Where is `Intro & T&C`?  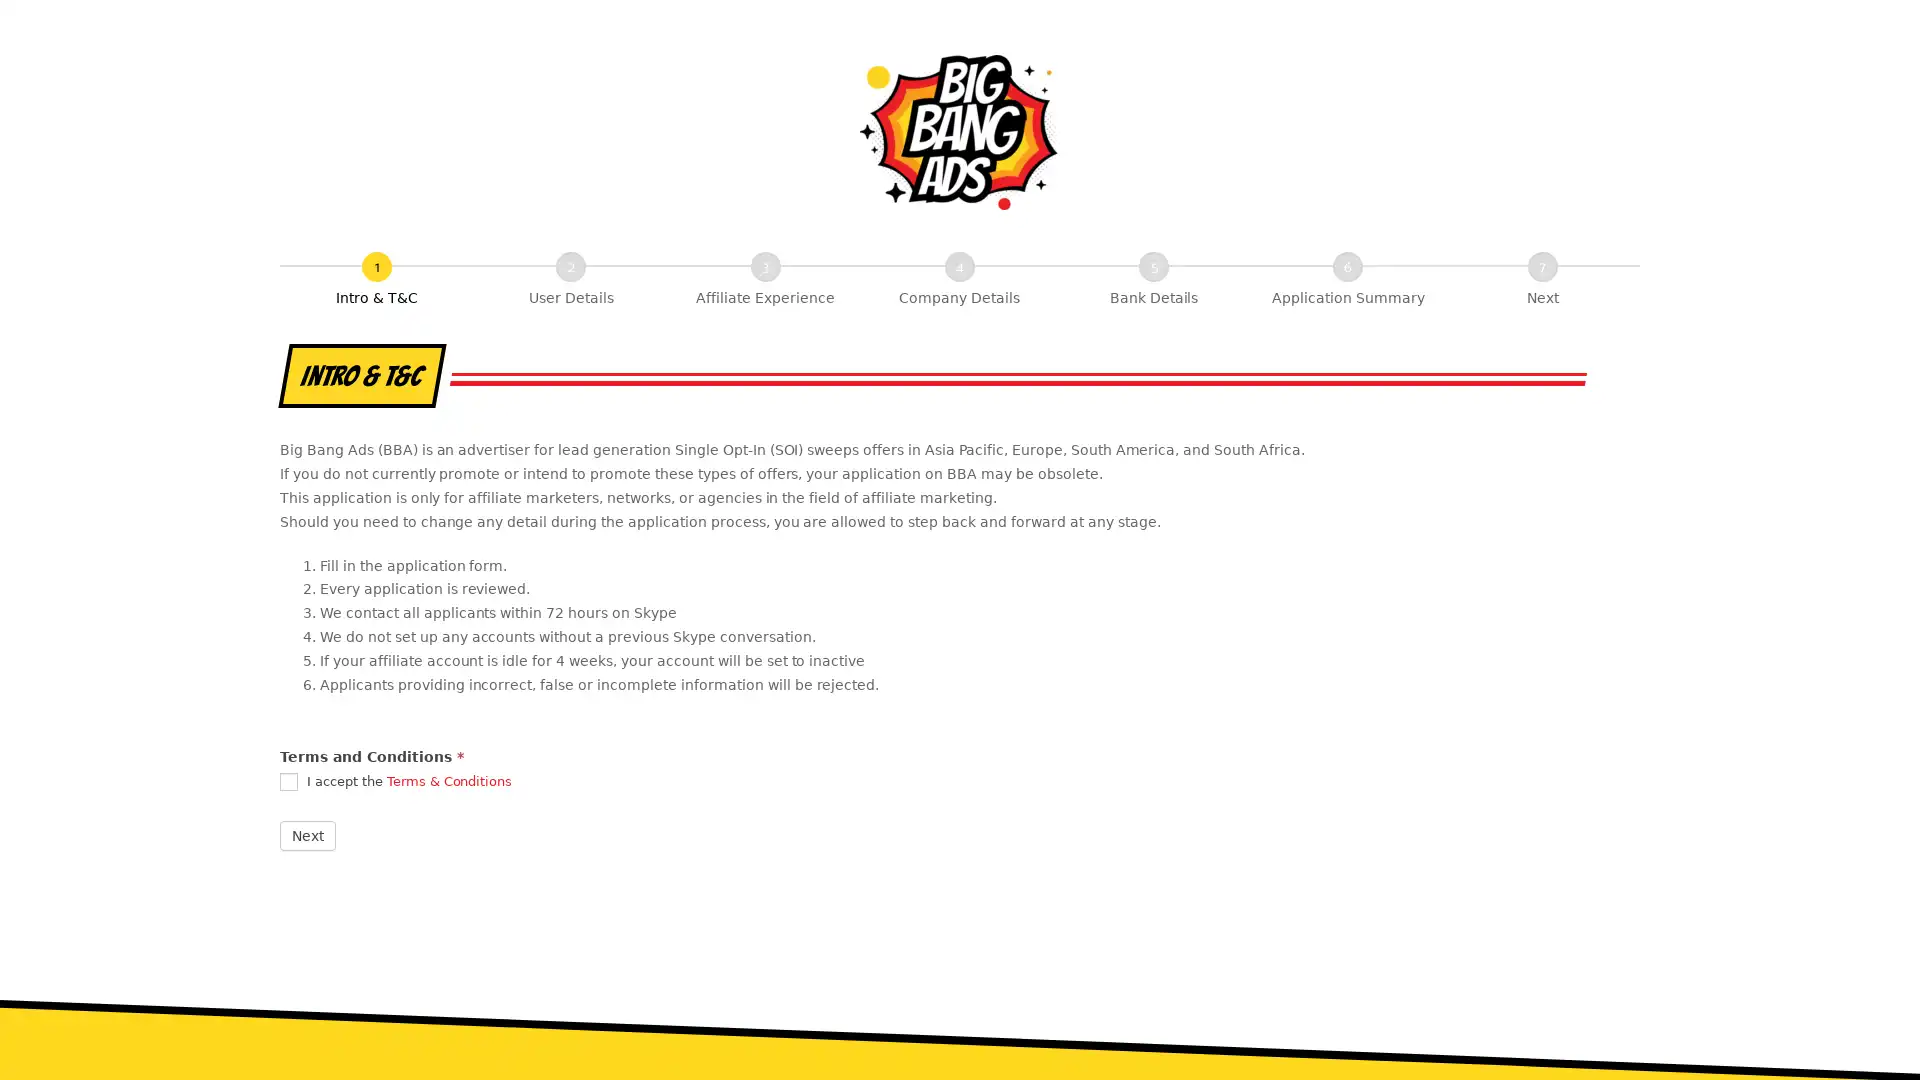
Intro & T&C is located at coordinates (377, 265).